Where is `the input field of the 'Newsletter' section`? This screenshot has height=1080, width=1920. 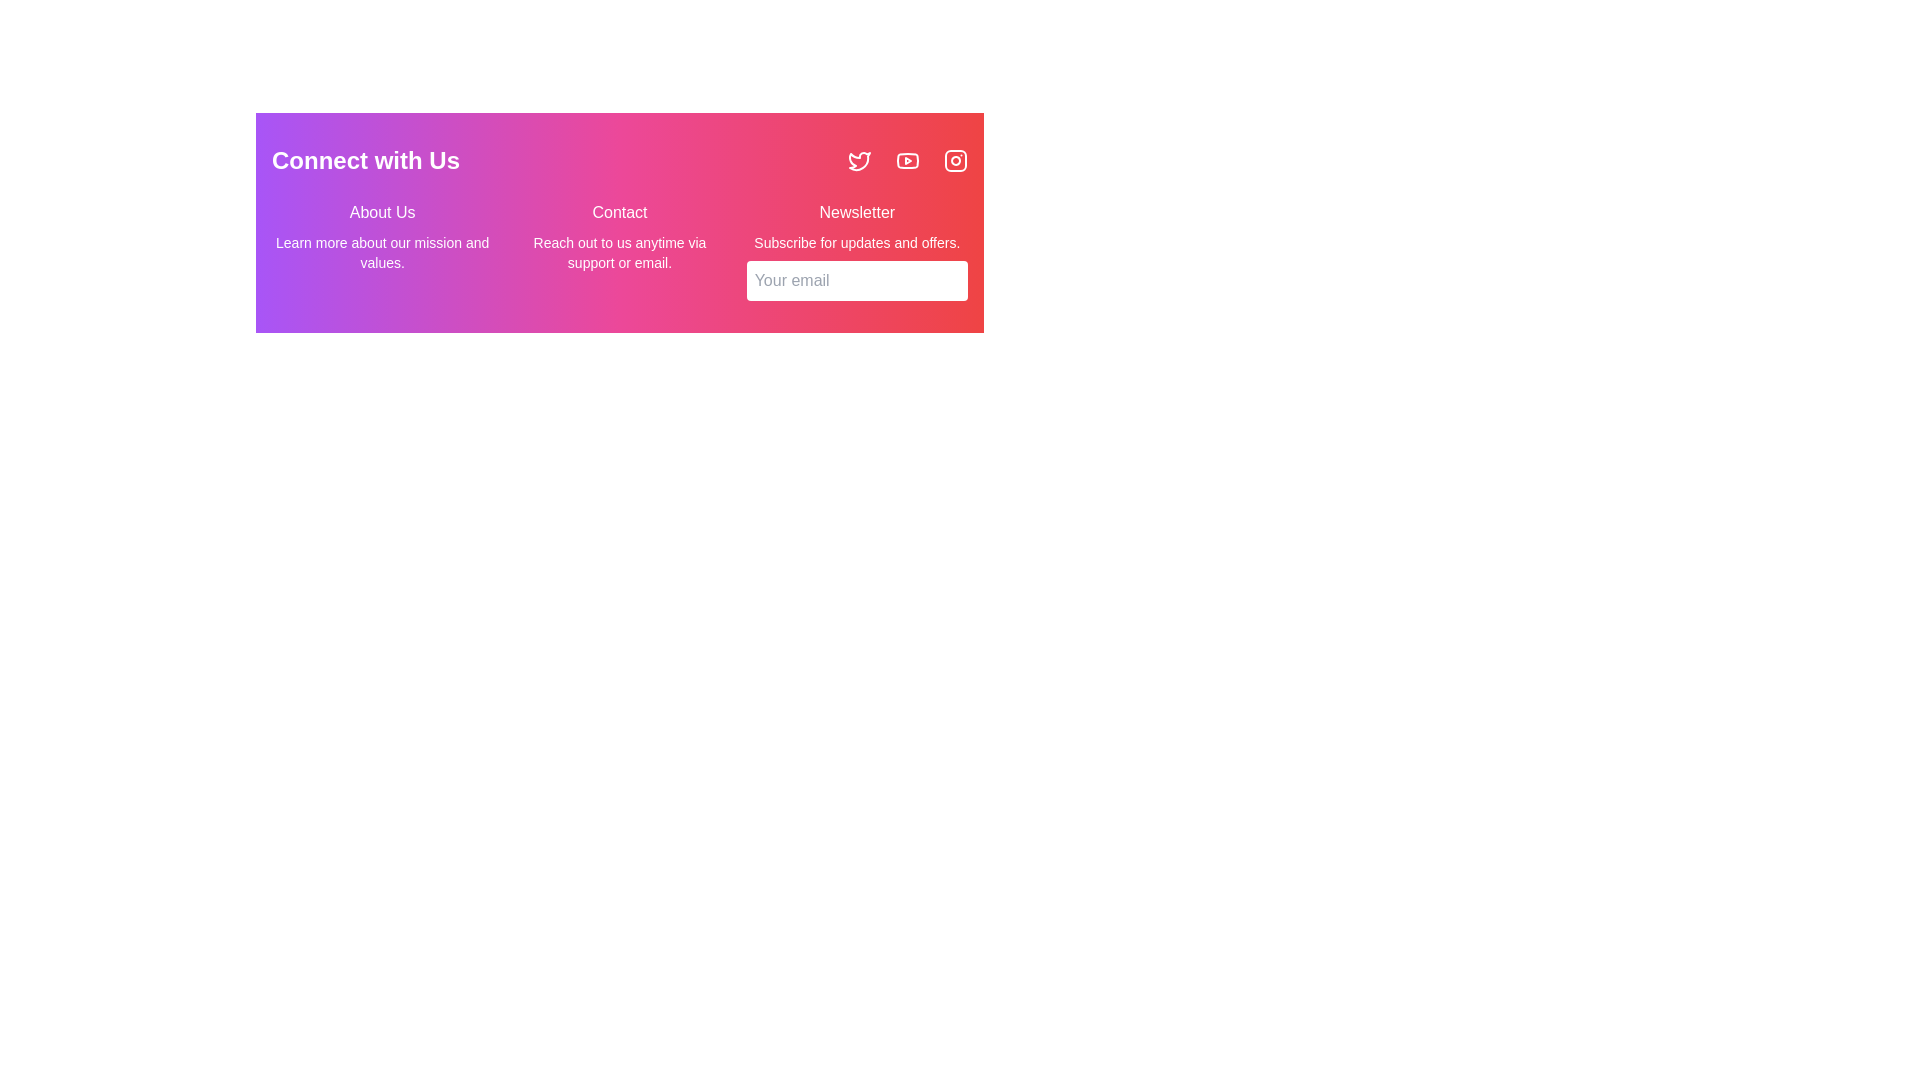 the input field of the 'Newsletter' section is located at coordinates (857, 249).